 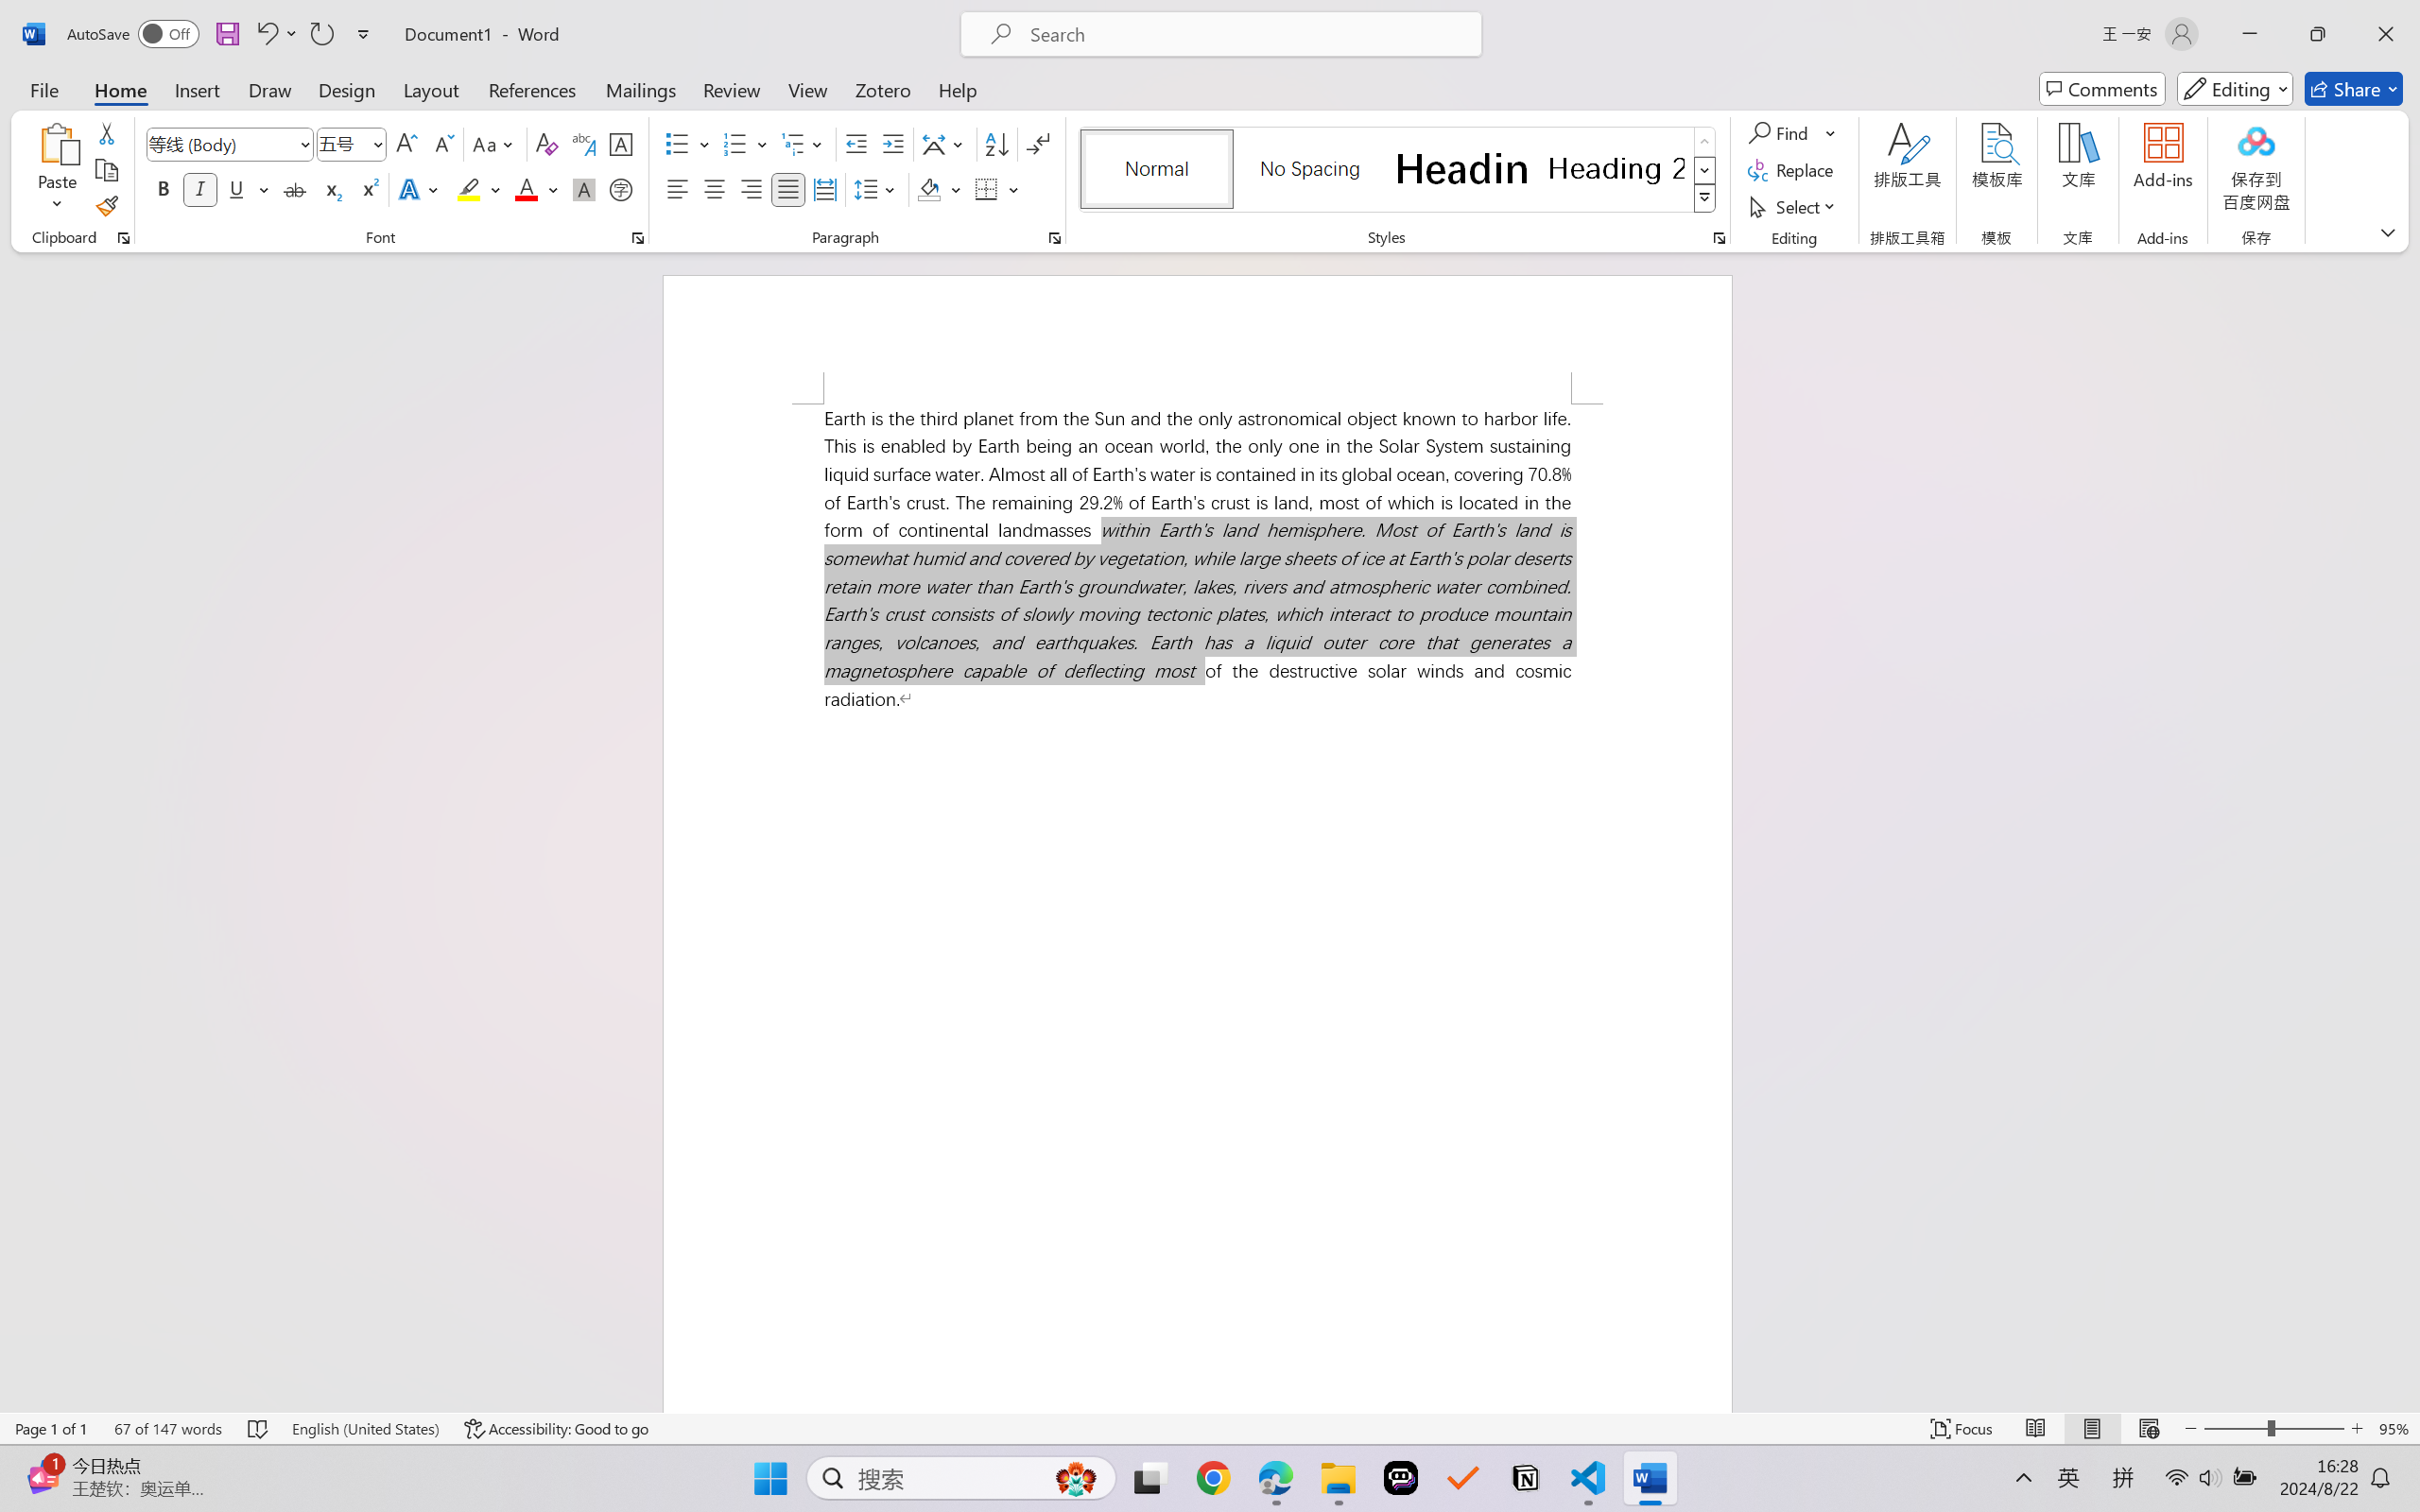 What do you see at coordinates (856, 144) in the screenshot?
I see `'Decrease Indent'` at bounding box center [856, 144].